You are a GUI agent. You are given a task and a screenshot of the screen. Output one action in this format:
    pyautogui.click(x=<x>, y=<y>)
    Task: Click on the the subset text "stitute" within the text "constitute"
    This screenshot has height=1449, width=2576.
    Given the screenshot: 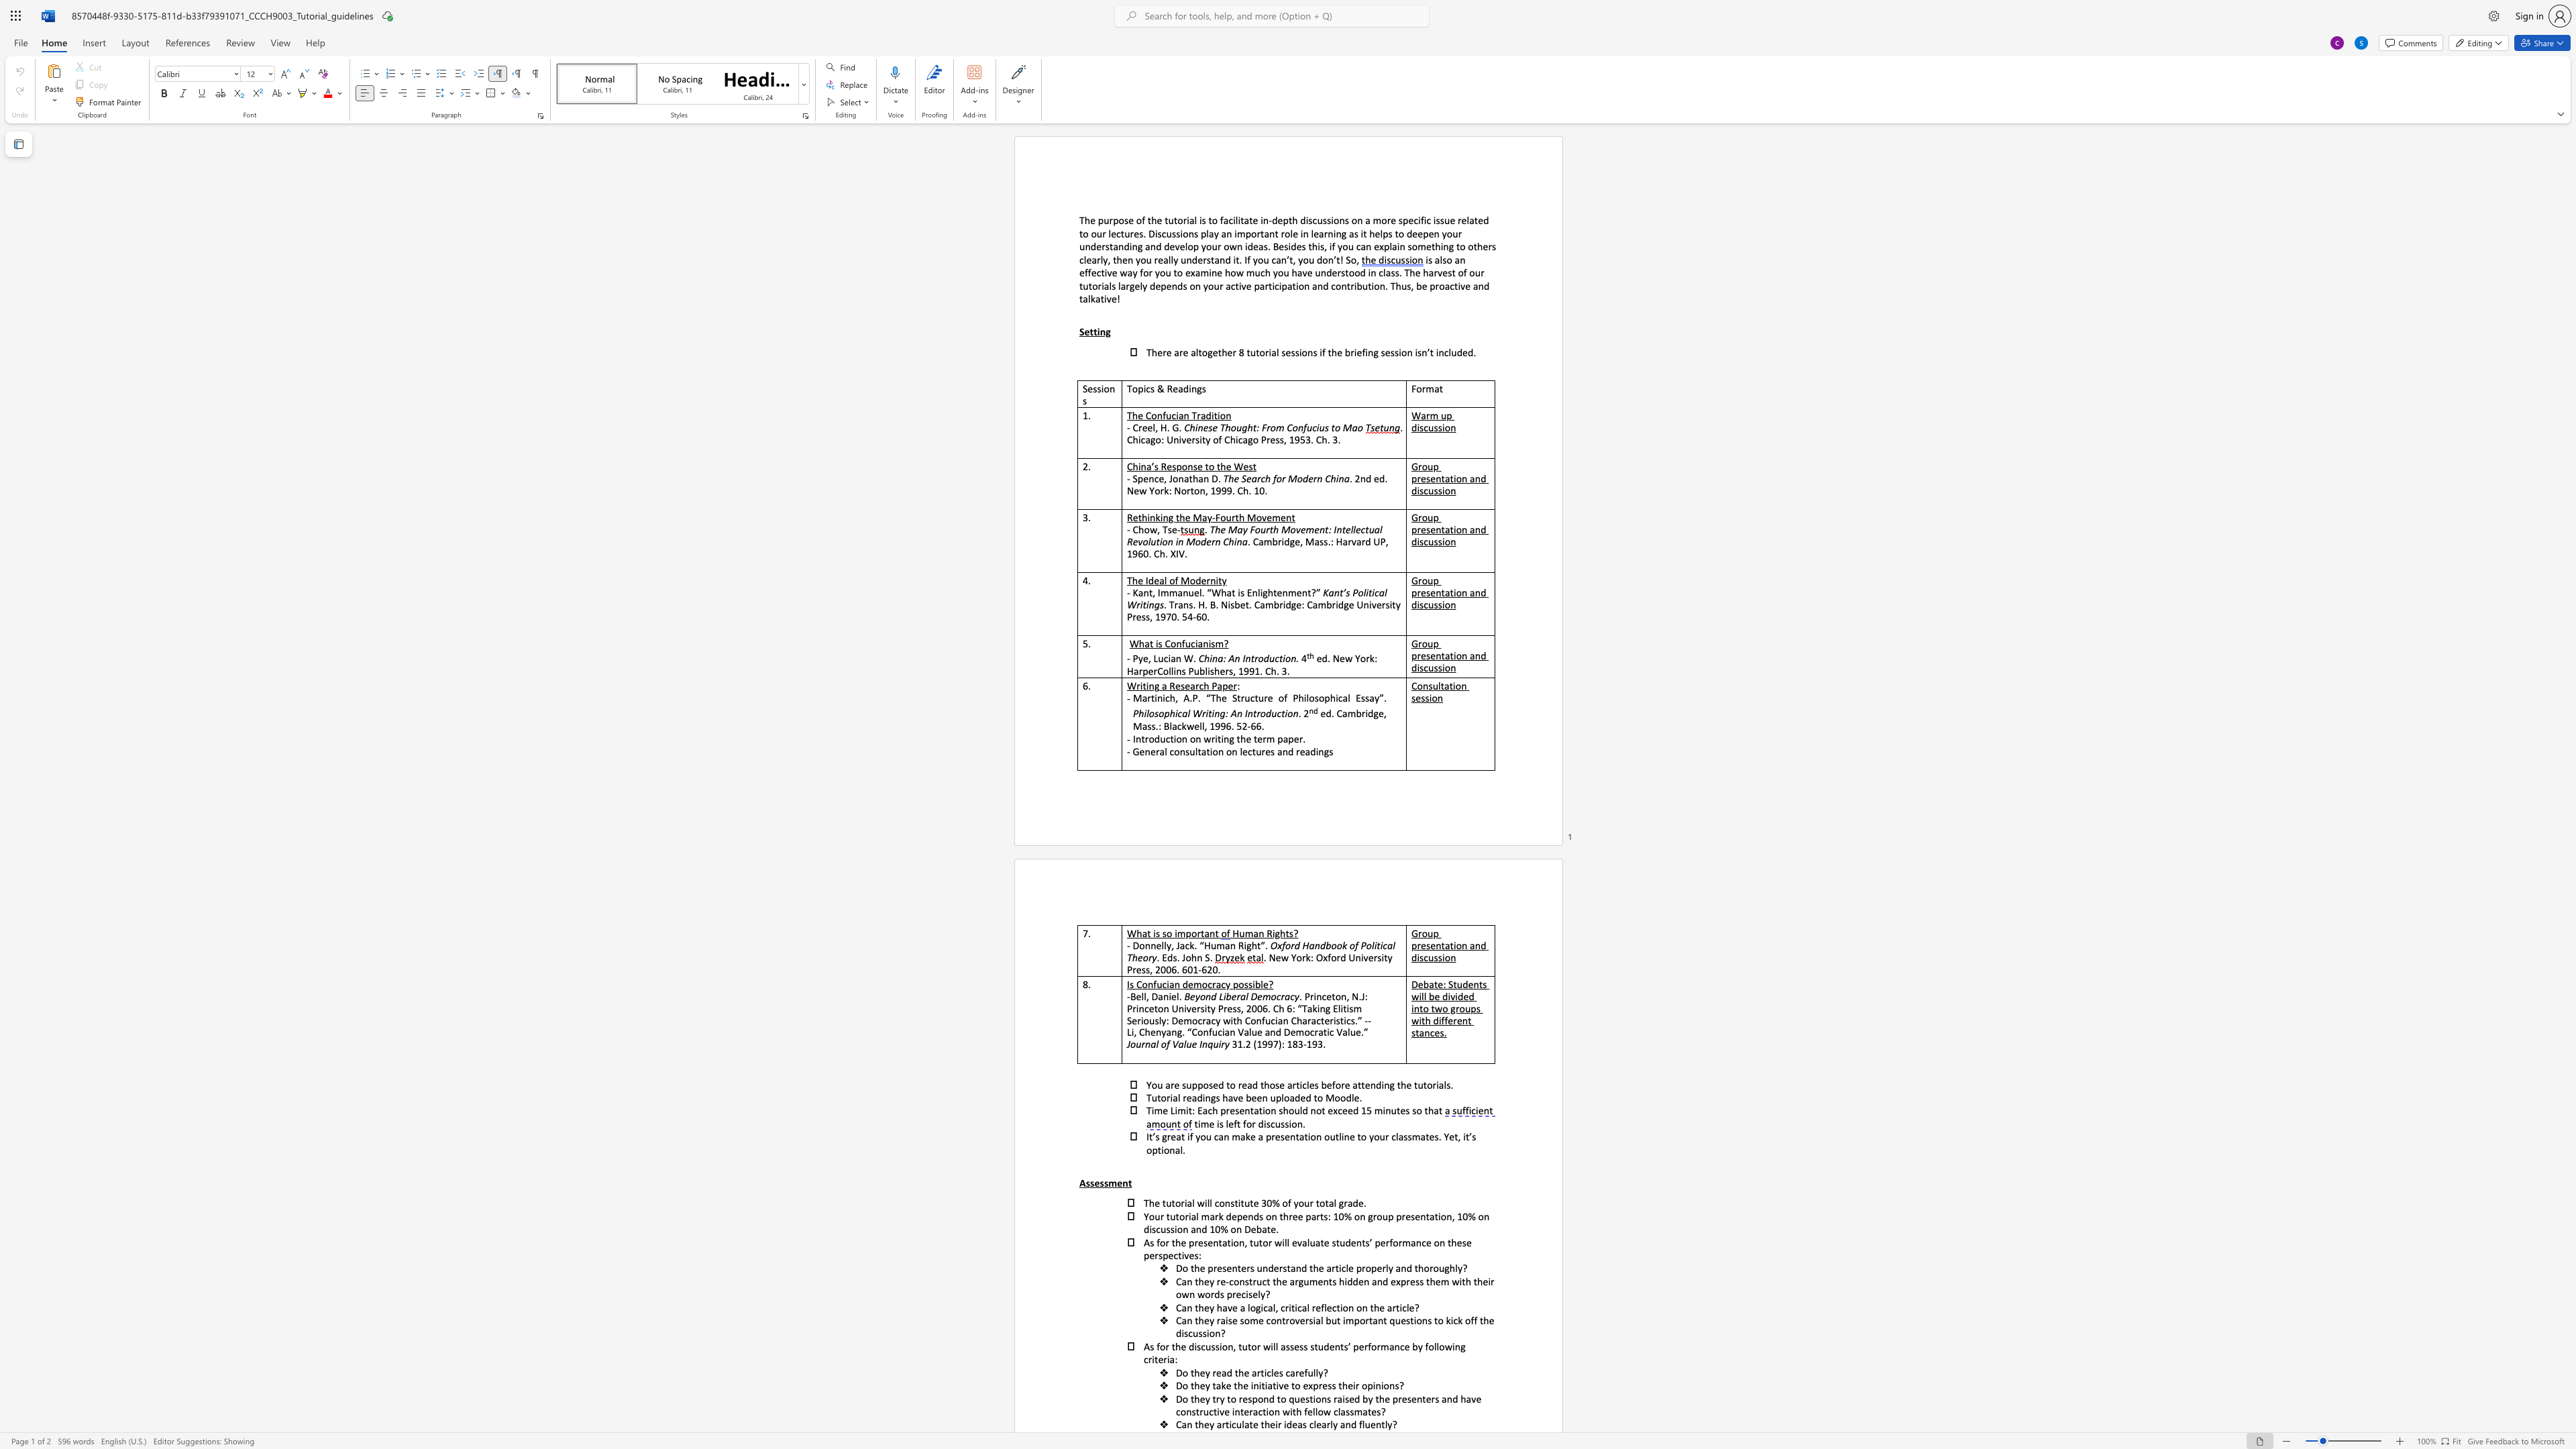 What is the action you would take?
    pyautogui.click(x=1230, y=1203)
    